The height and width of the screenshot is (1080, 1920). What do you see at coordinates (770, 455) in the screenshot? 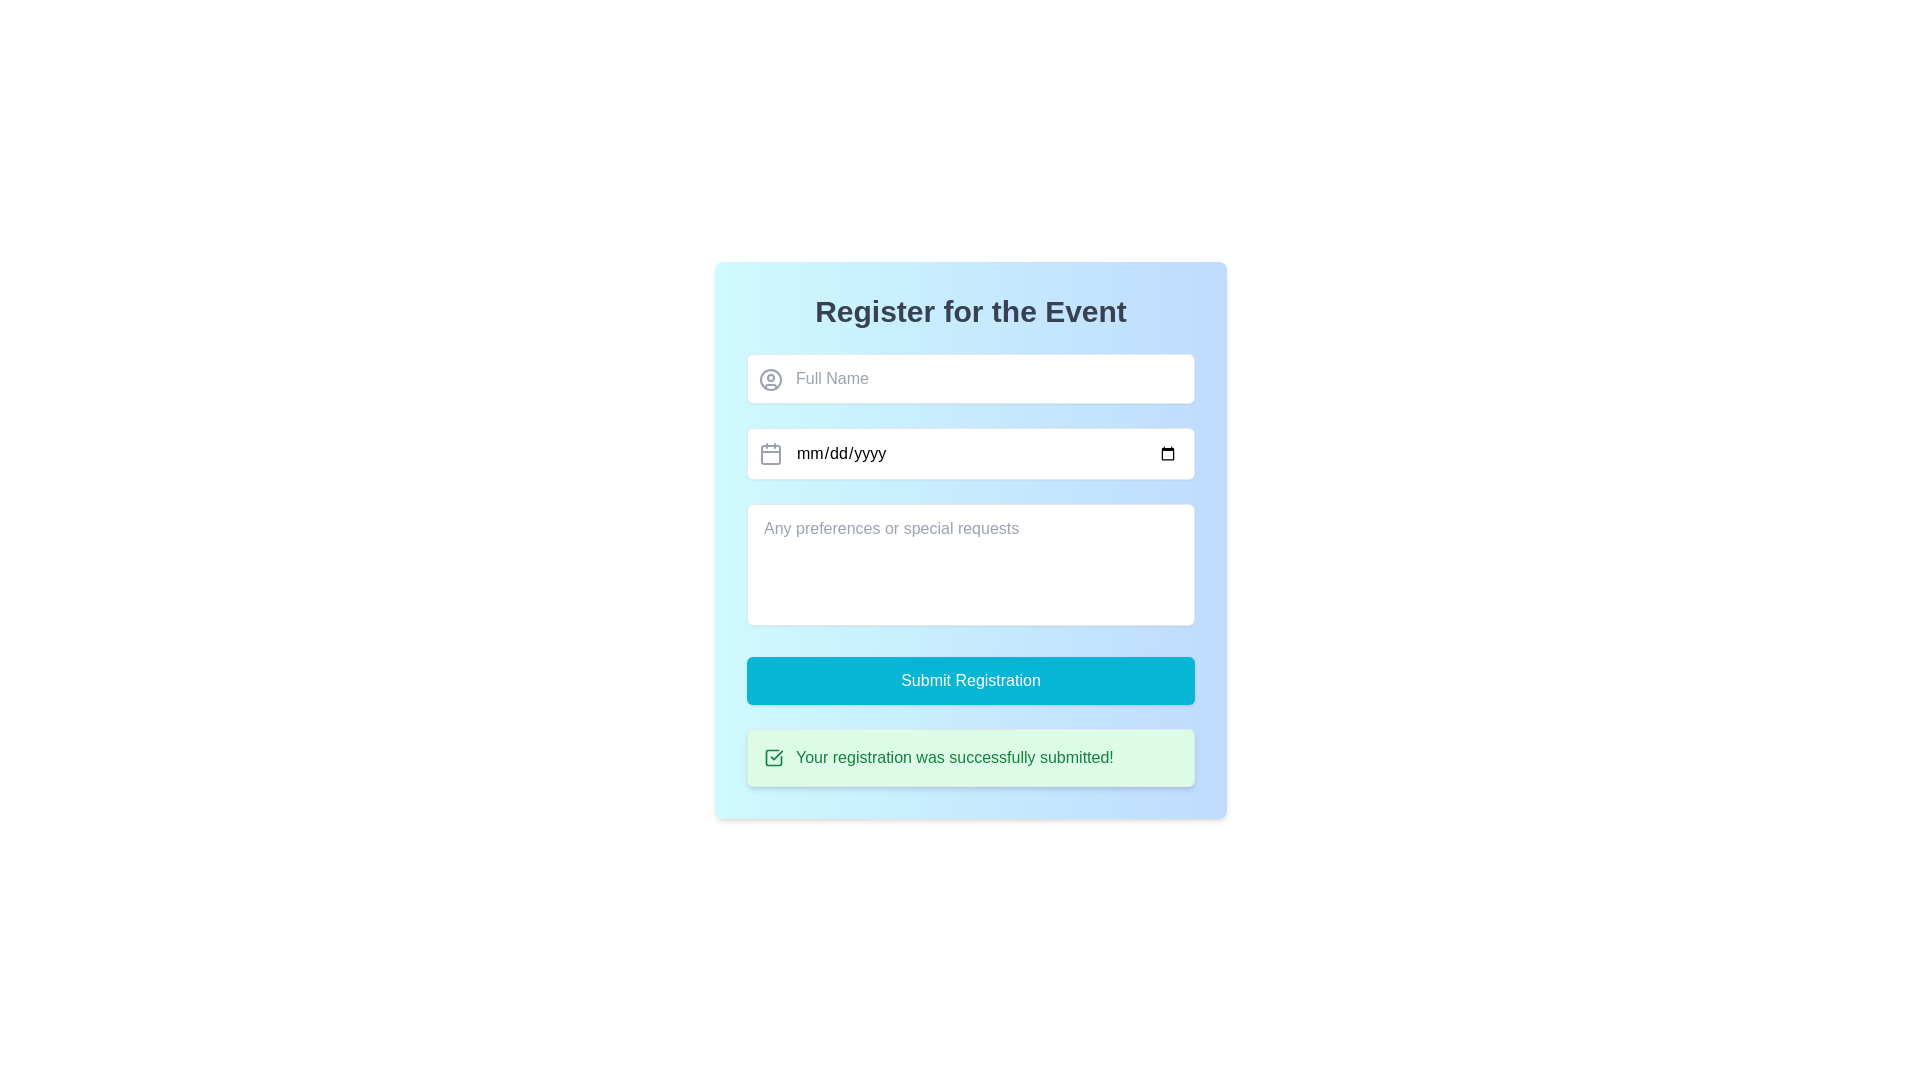
I see `the calendar icon located to the left of the date input field labeled 'mm/dd/yyyy'` at bounding box center [770, 455].